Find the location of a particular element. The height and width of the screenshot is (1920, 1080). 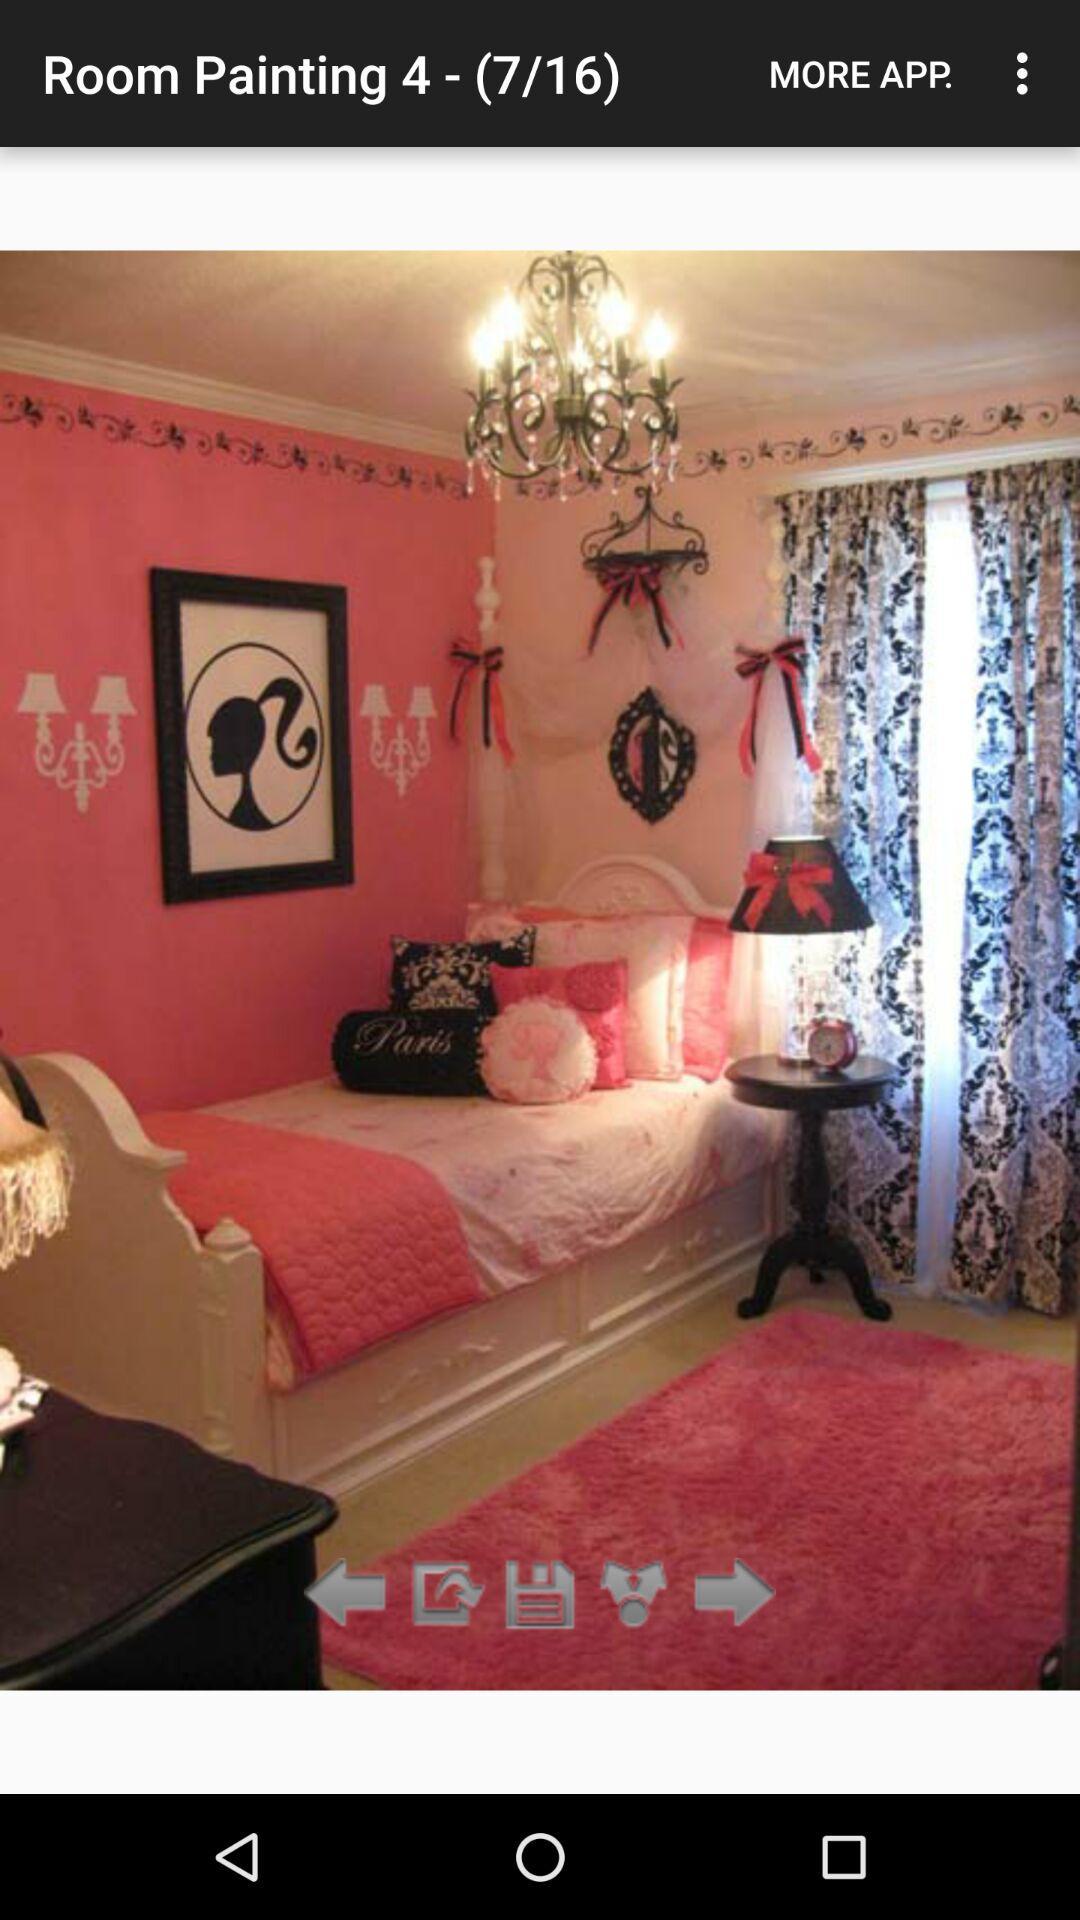

the save icon is located at coordinates (540, 1593).